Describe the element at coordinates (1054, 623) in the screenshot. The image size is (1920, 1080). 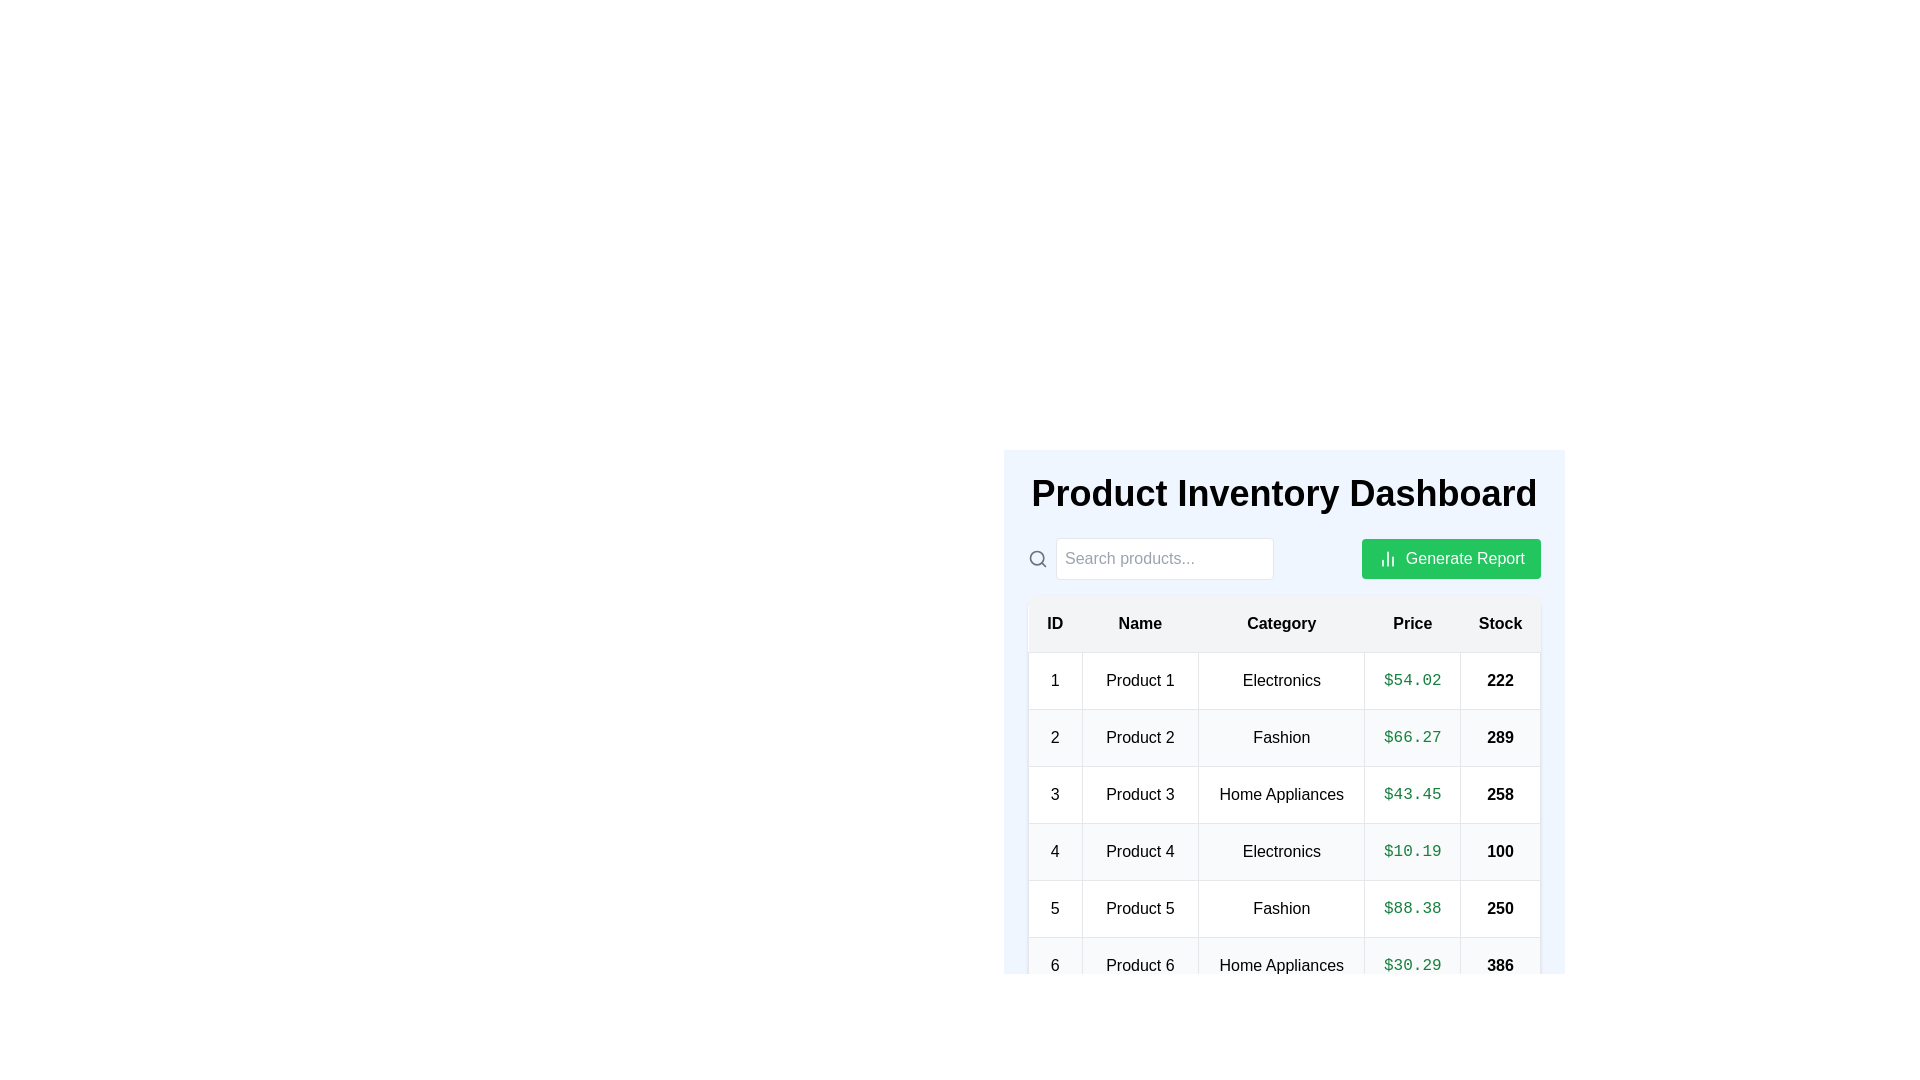
I see `the header of the column ID to sort the table by that column` at that location.